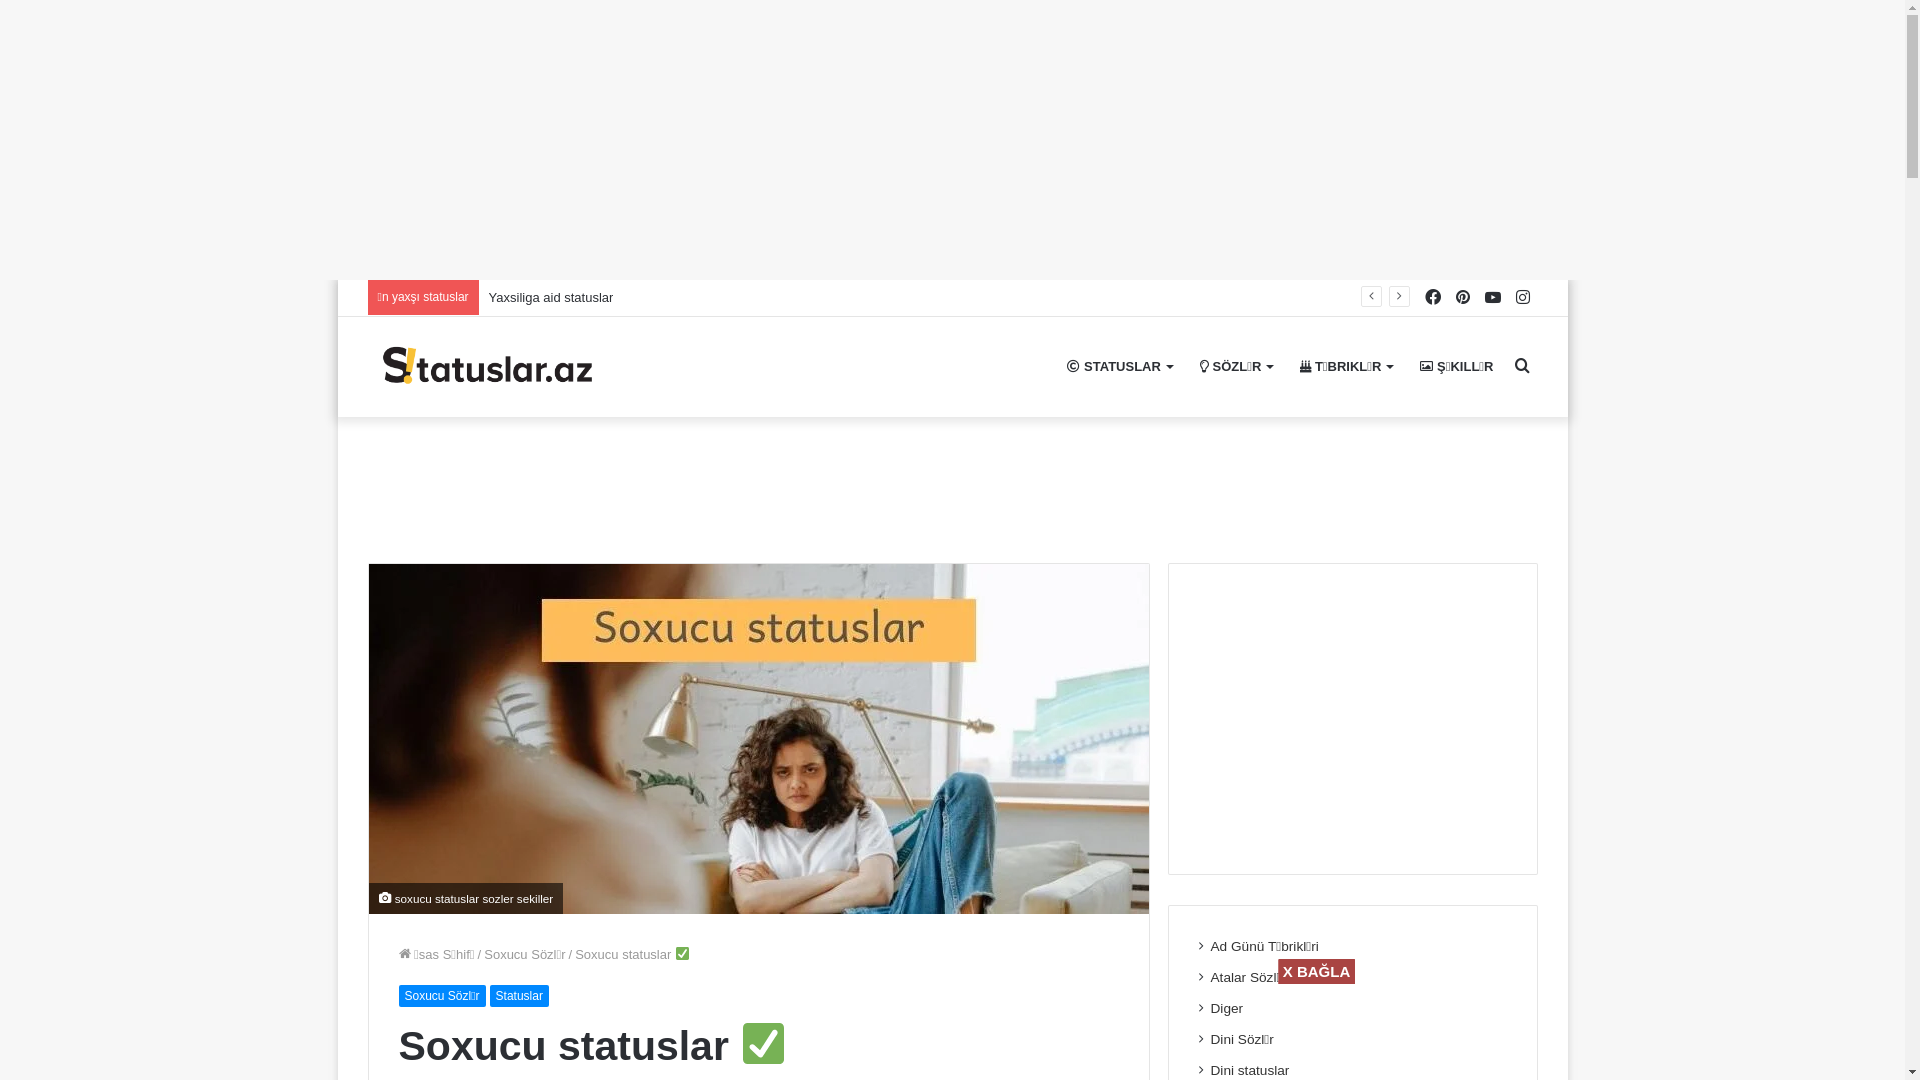 The width and height of the screenshot is (1920, 1080). Describe the element at coordinates (990, 1029) in the screenshot. I see `'Advertisement'` at that location.